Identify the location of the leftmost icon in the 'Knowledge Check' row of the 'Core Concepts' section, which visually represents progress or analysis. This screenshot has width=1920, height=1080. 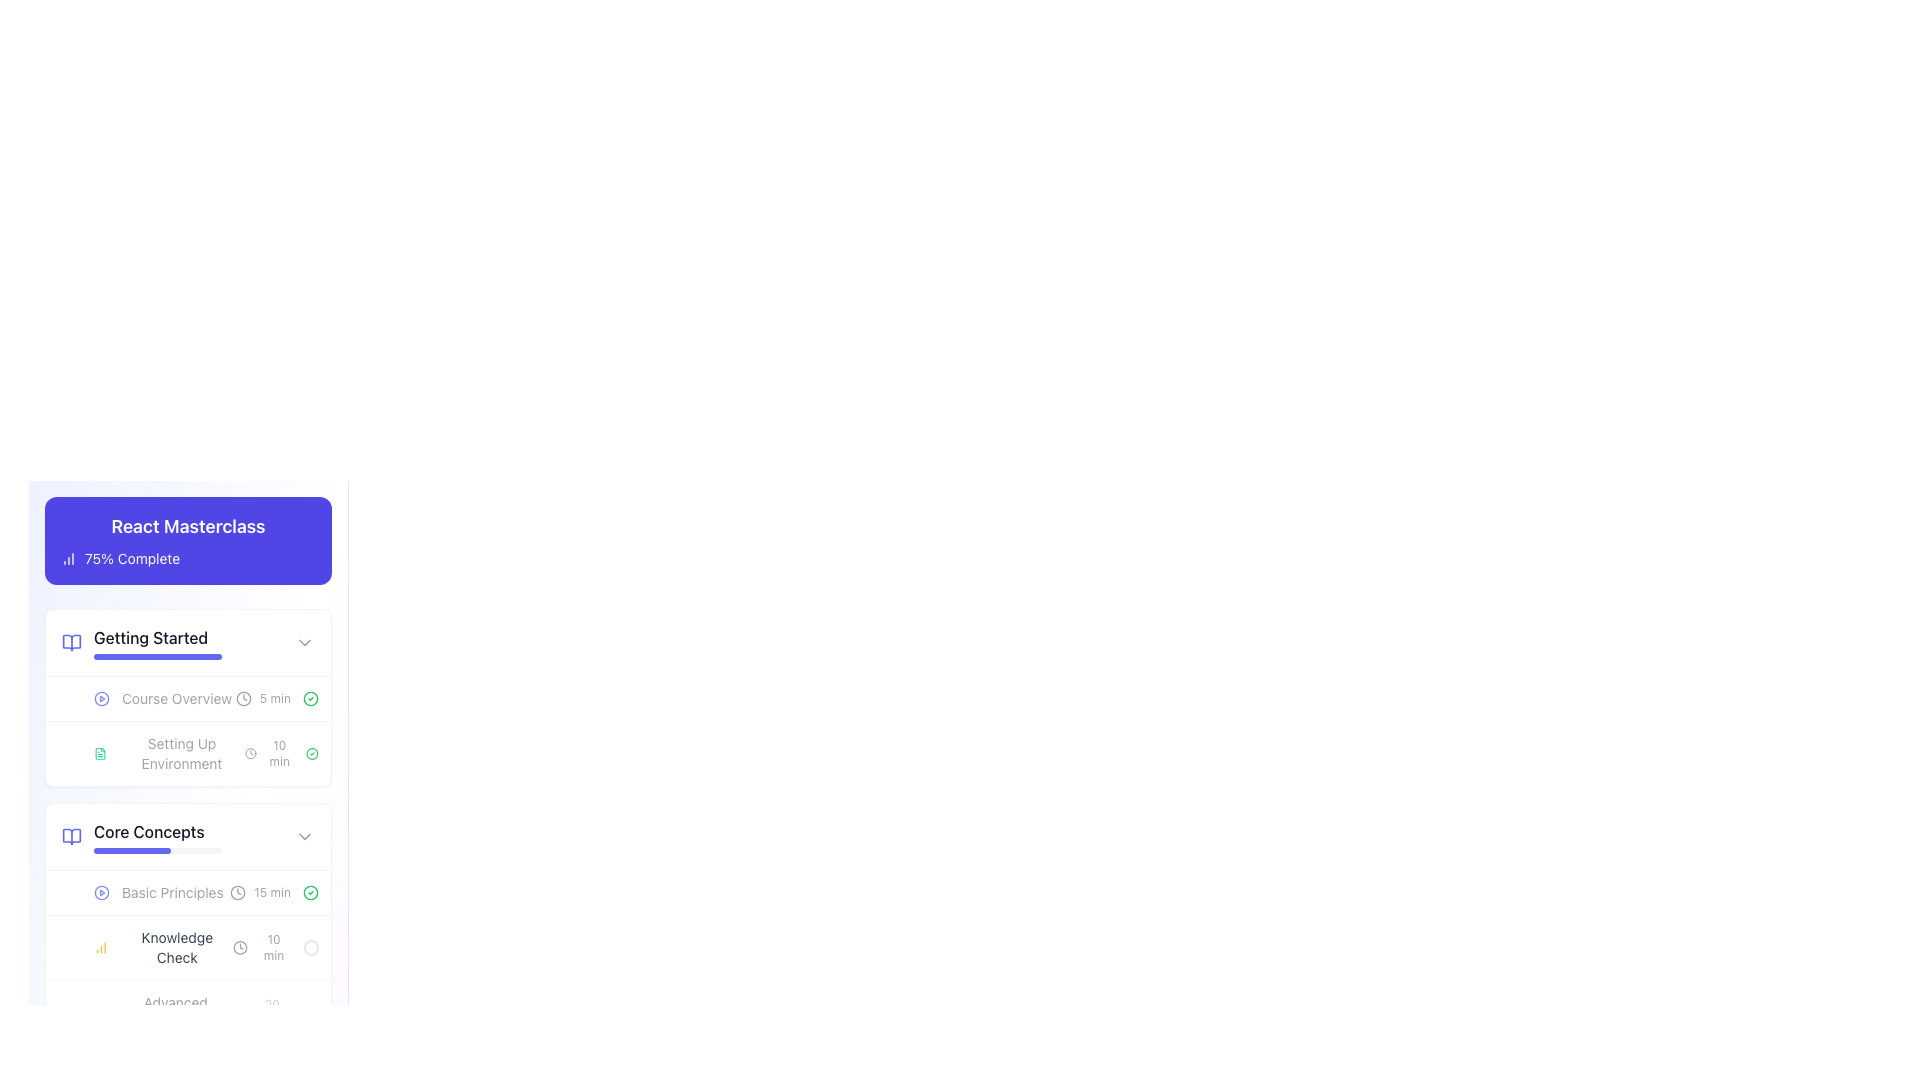
(100, 947).